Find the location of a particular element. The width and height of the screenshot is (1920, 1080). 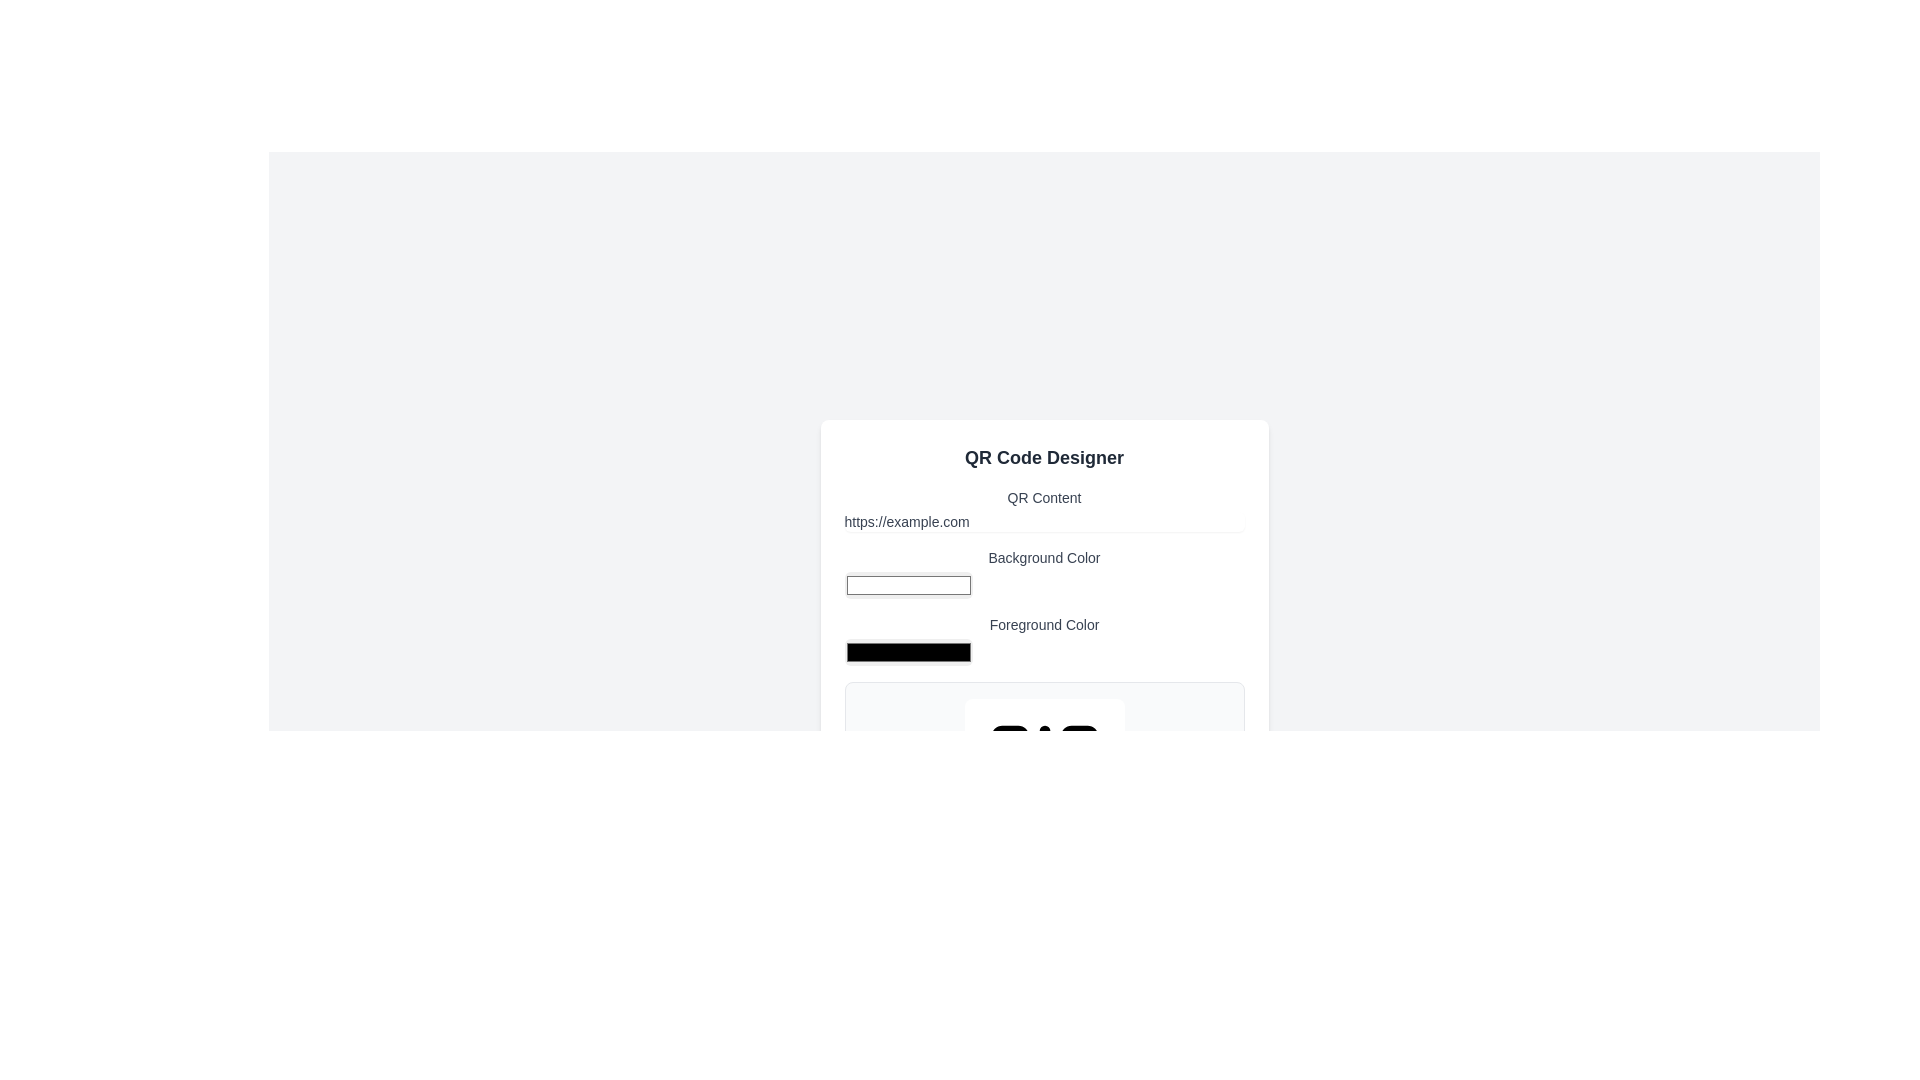

the 'Foreground Color' label, which is styled with a small-sized, medium-weight gray font and positioned below the 'Background Color' label is located at coordinates (1043, 640).